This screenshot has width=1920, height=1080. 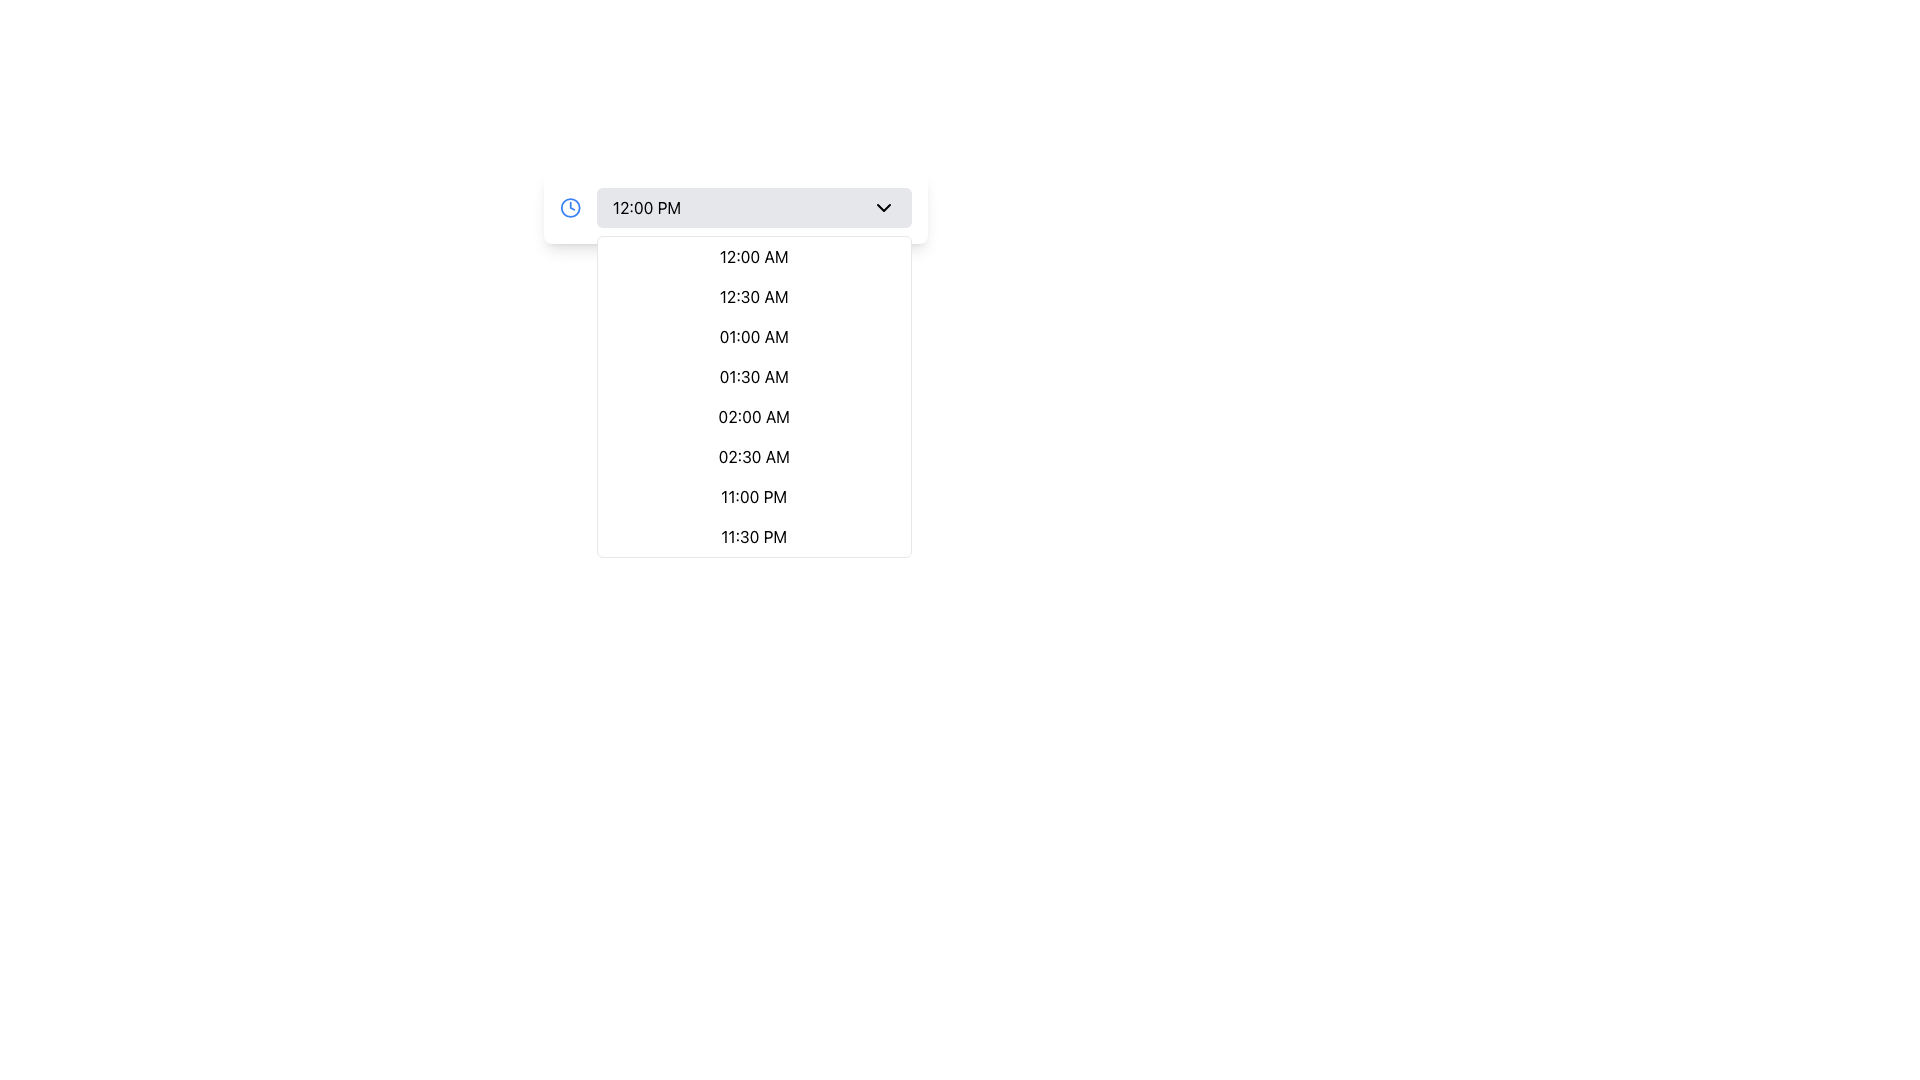 I want to click on the list item displaying '11:00 PM', so click(x=753, y=496).